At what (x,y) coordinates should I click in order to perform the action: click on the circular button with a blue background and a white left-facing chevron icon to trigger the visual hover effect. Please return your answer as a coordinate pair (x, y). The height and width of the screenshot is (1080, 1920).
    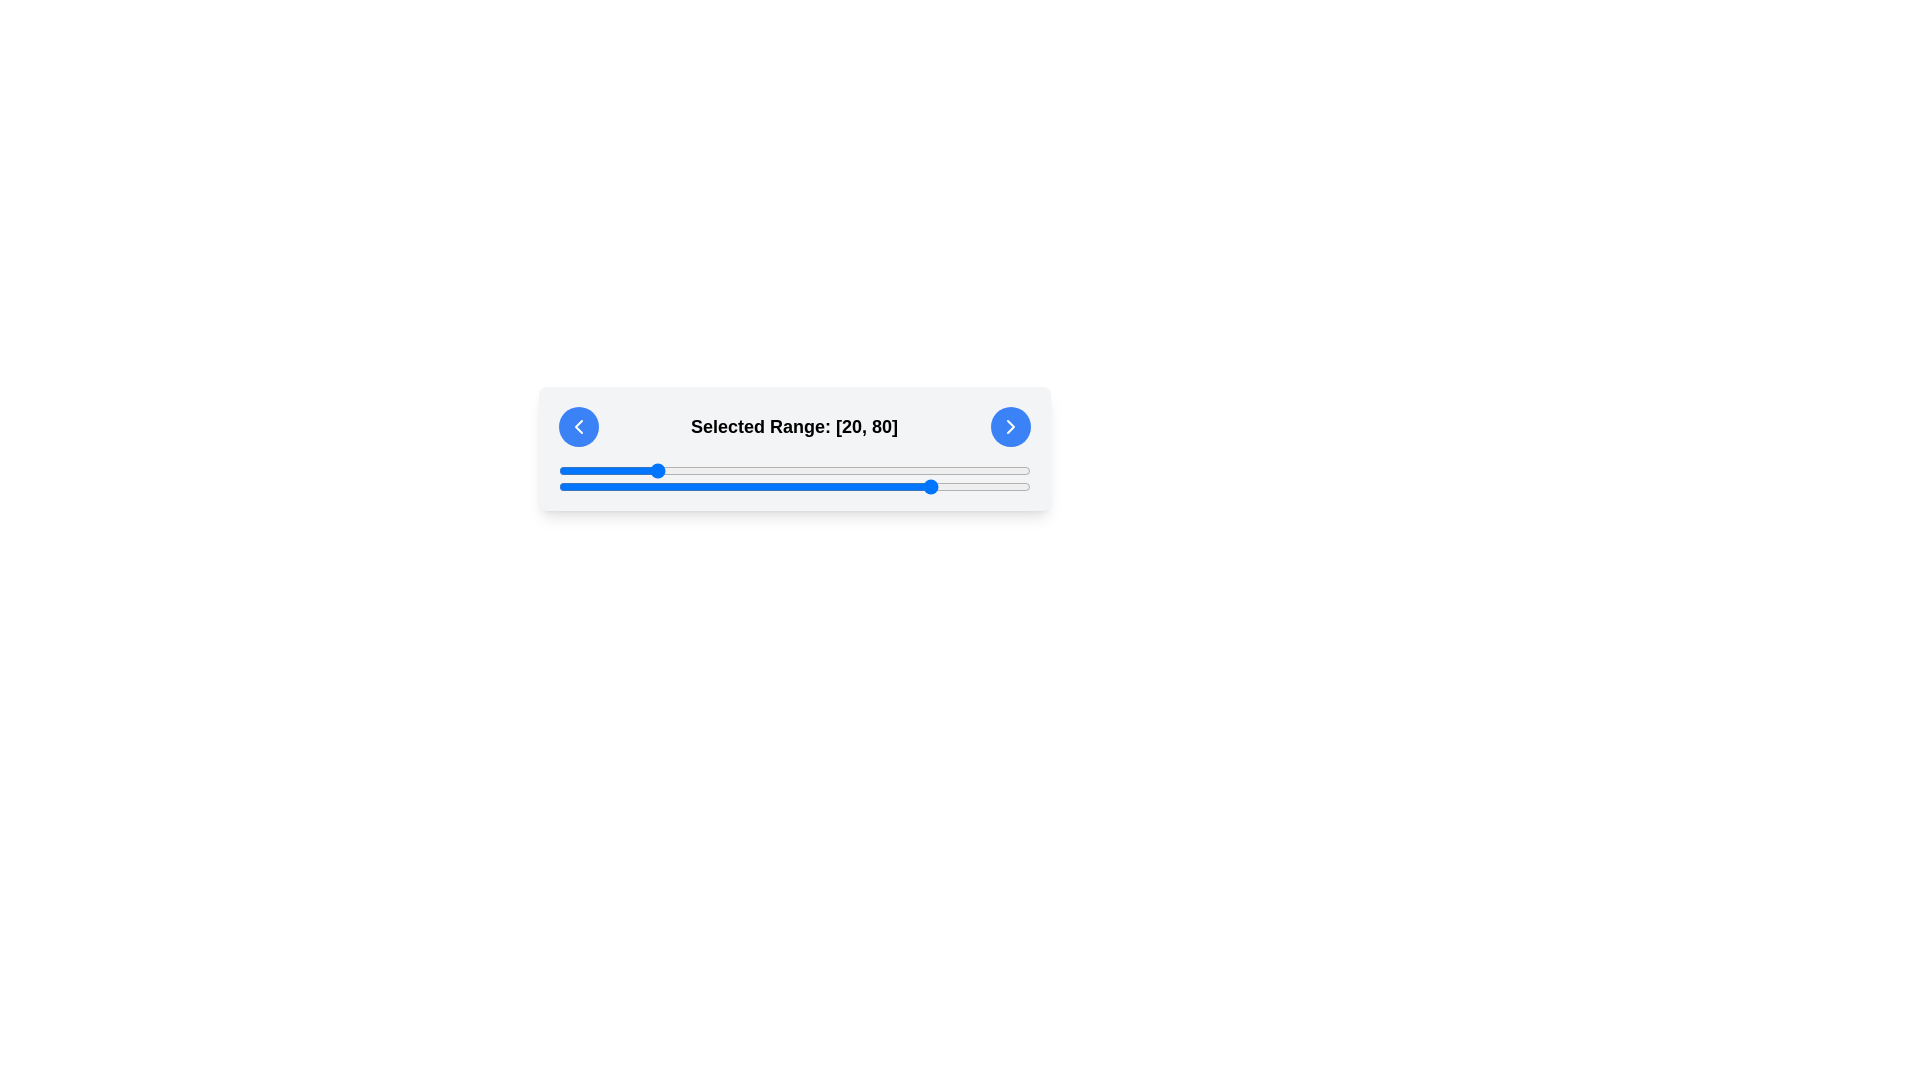
    Looking at the image, I should click on (577, 426).